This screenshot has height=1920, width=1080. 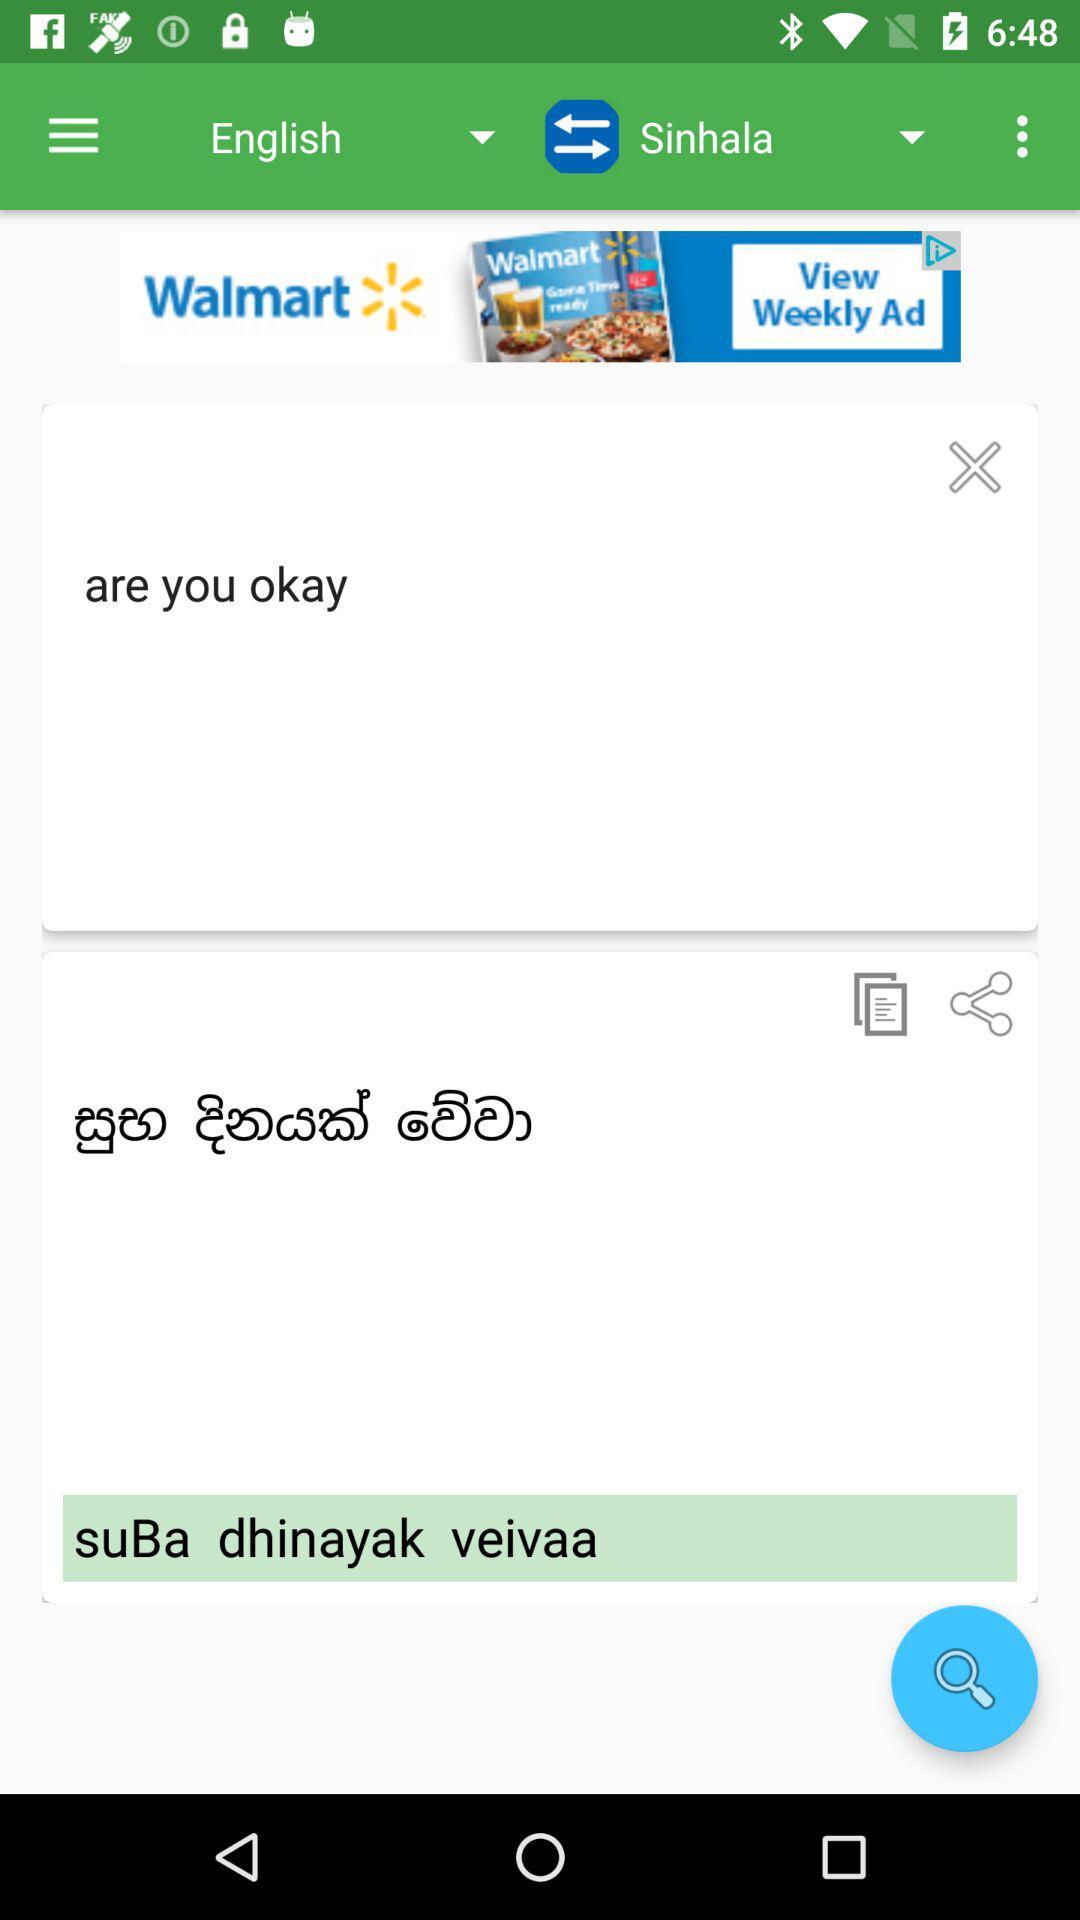 I want to click on the icon next to sinhala icon, so click(x=582, y=135).